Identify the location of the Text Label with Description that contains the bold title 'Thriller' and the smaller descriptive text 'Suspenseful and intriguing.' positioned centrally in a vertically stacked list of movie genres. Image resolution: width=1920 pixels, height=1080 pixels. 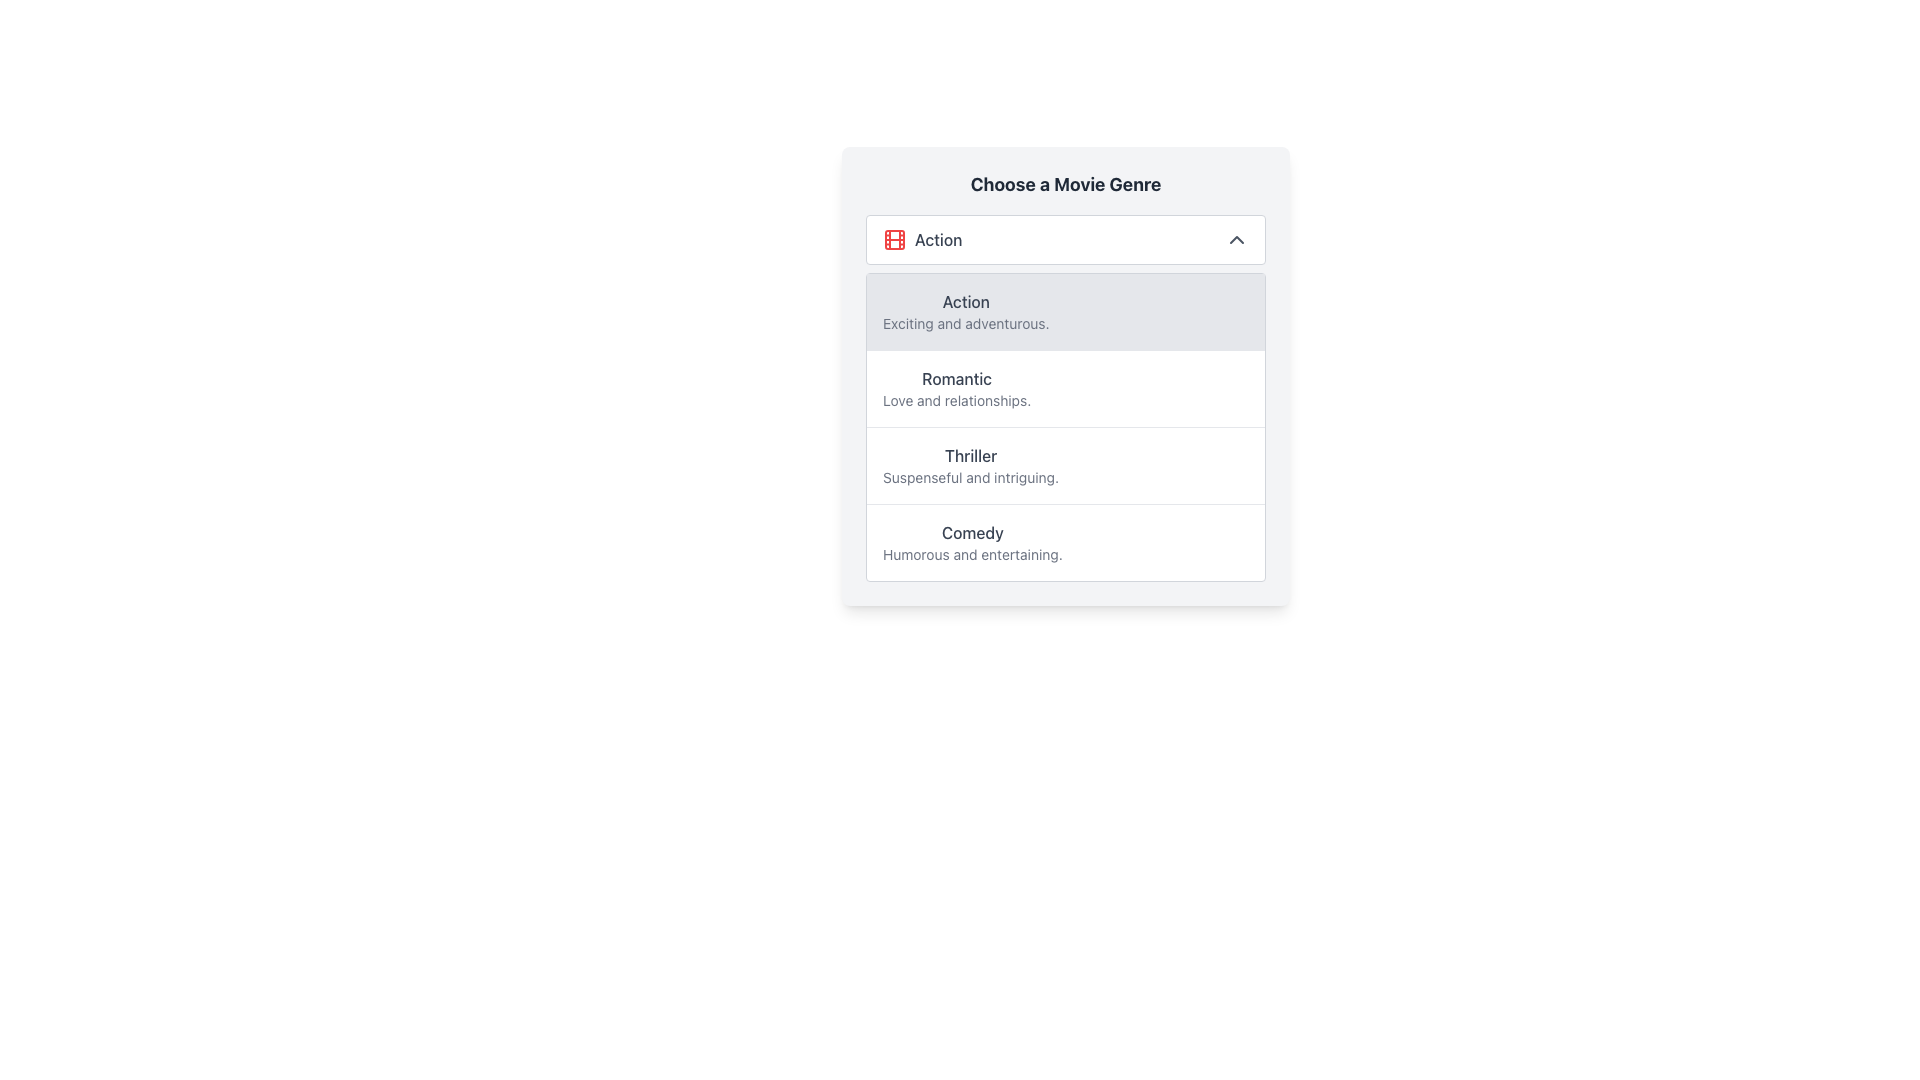
(970, 466).